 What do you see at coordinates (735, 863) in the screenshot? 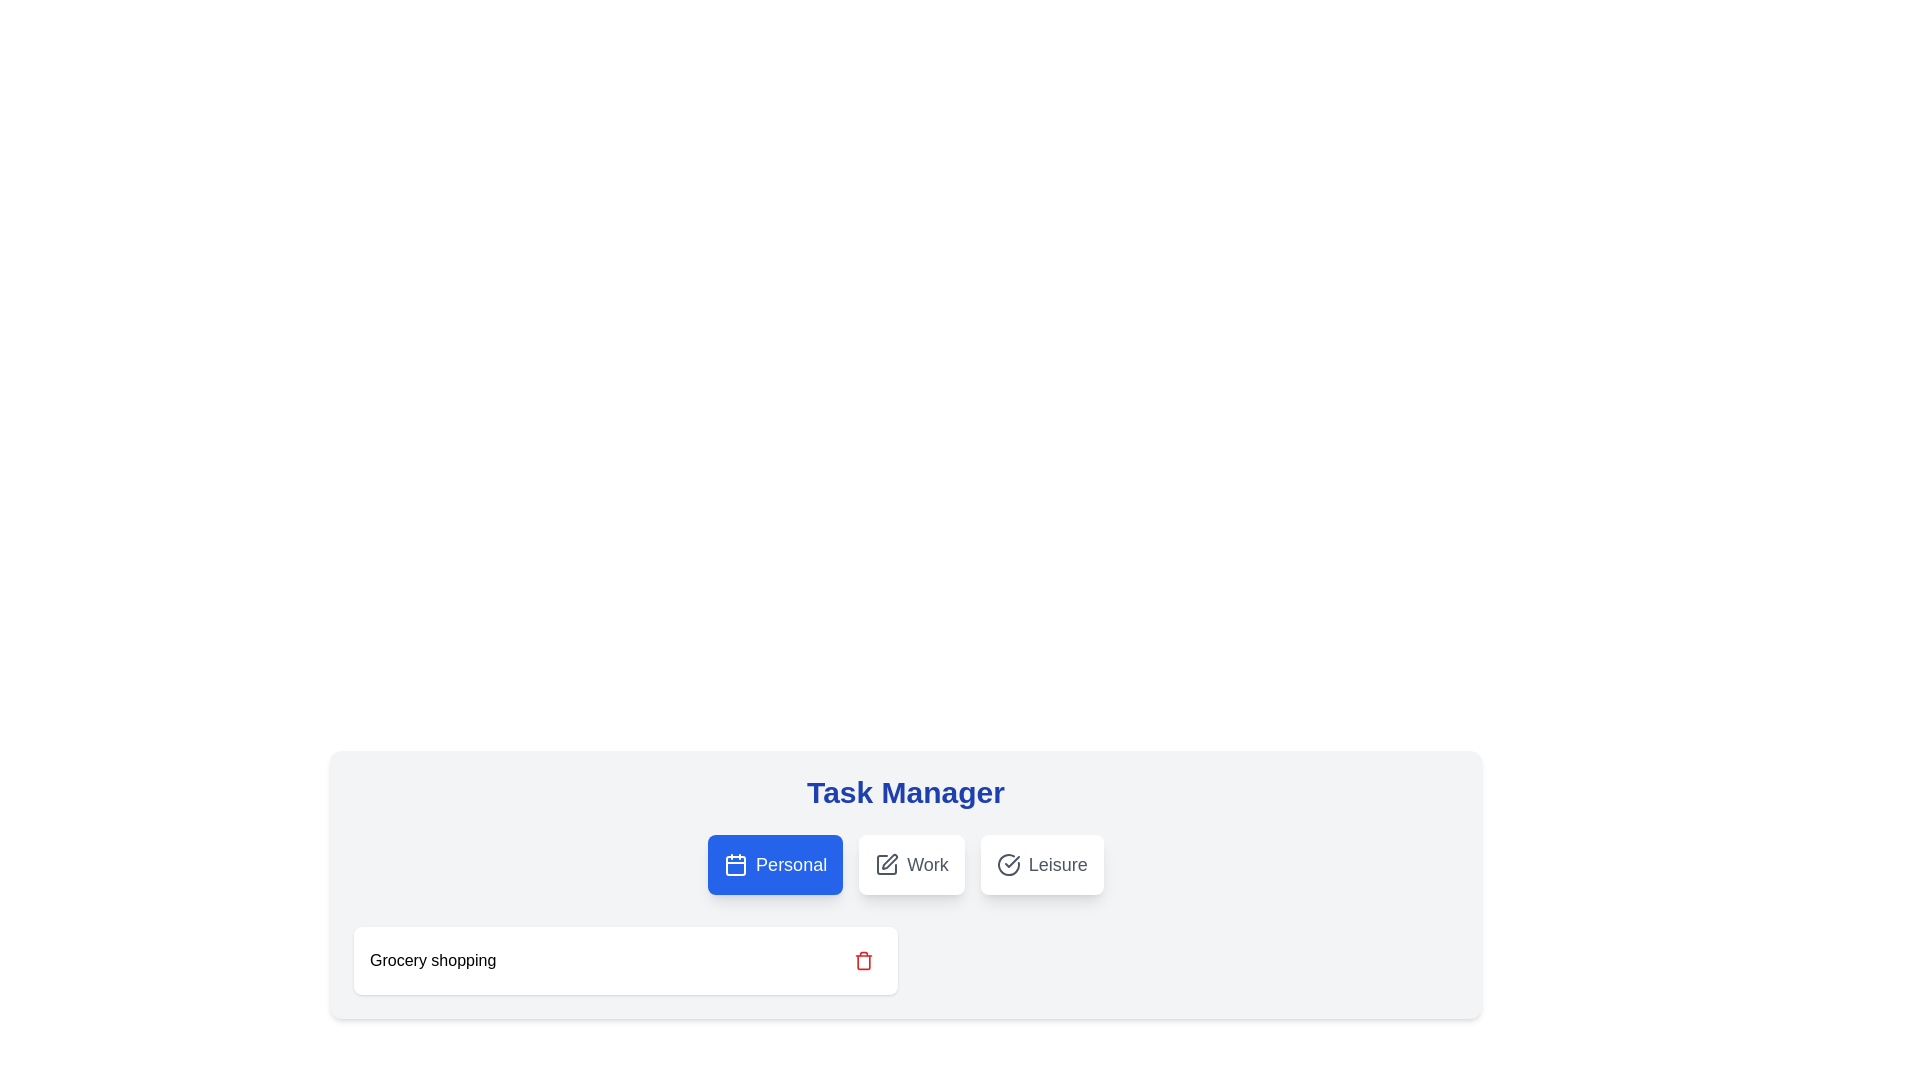
I see `the calendar icon representing the 'Personal' category in the task manager interface` at bounding box center [735, 863].